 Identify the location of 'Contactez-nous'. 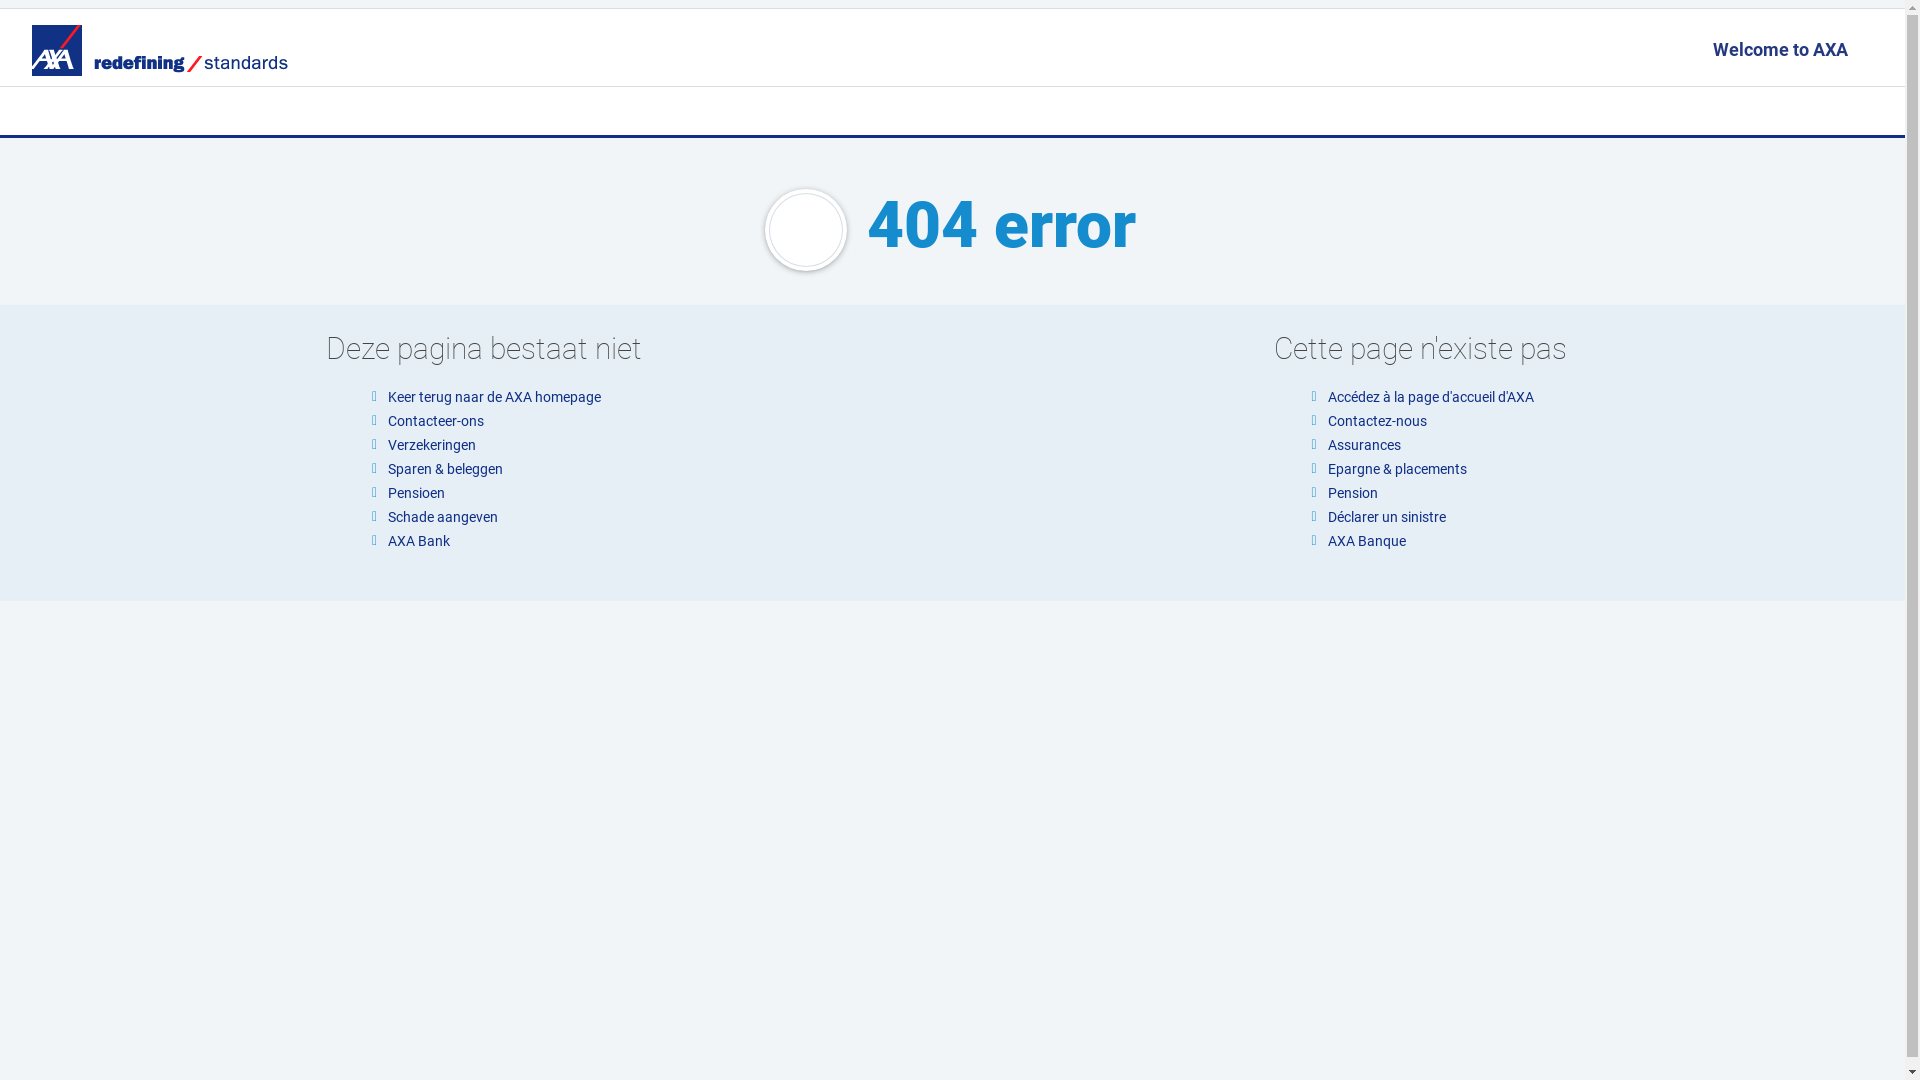
(1376, 419).